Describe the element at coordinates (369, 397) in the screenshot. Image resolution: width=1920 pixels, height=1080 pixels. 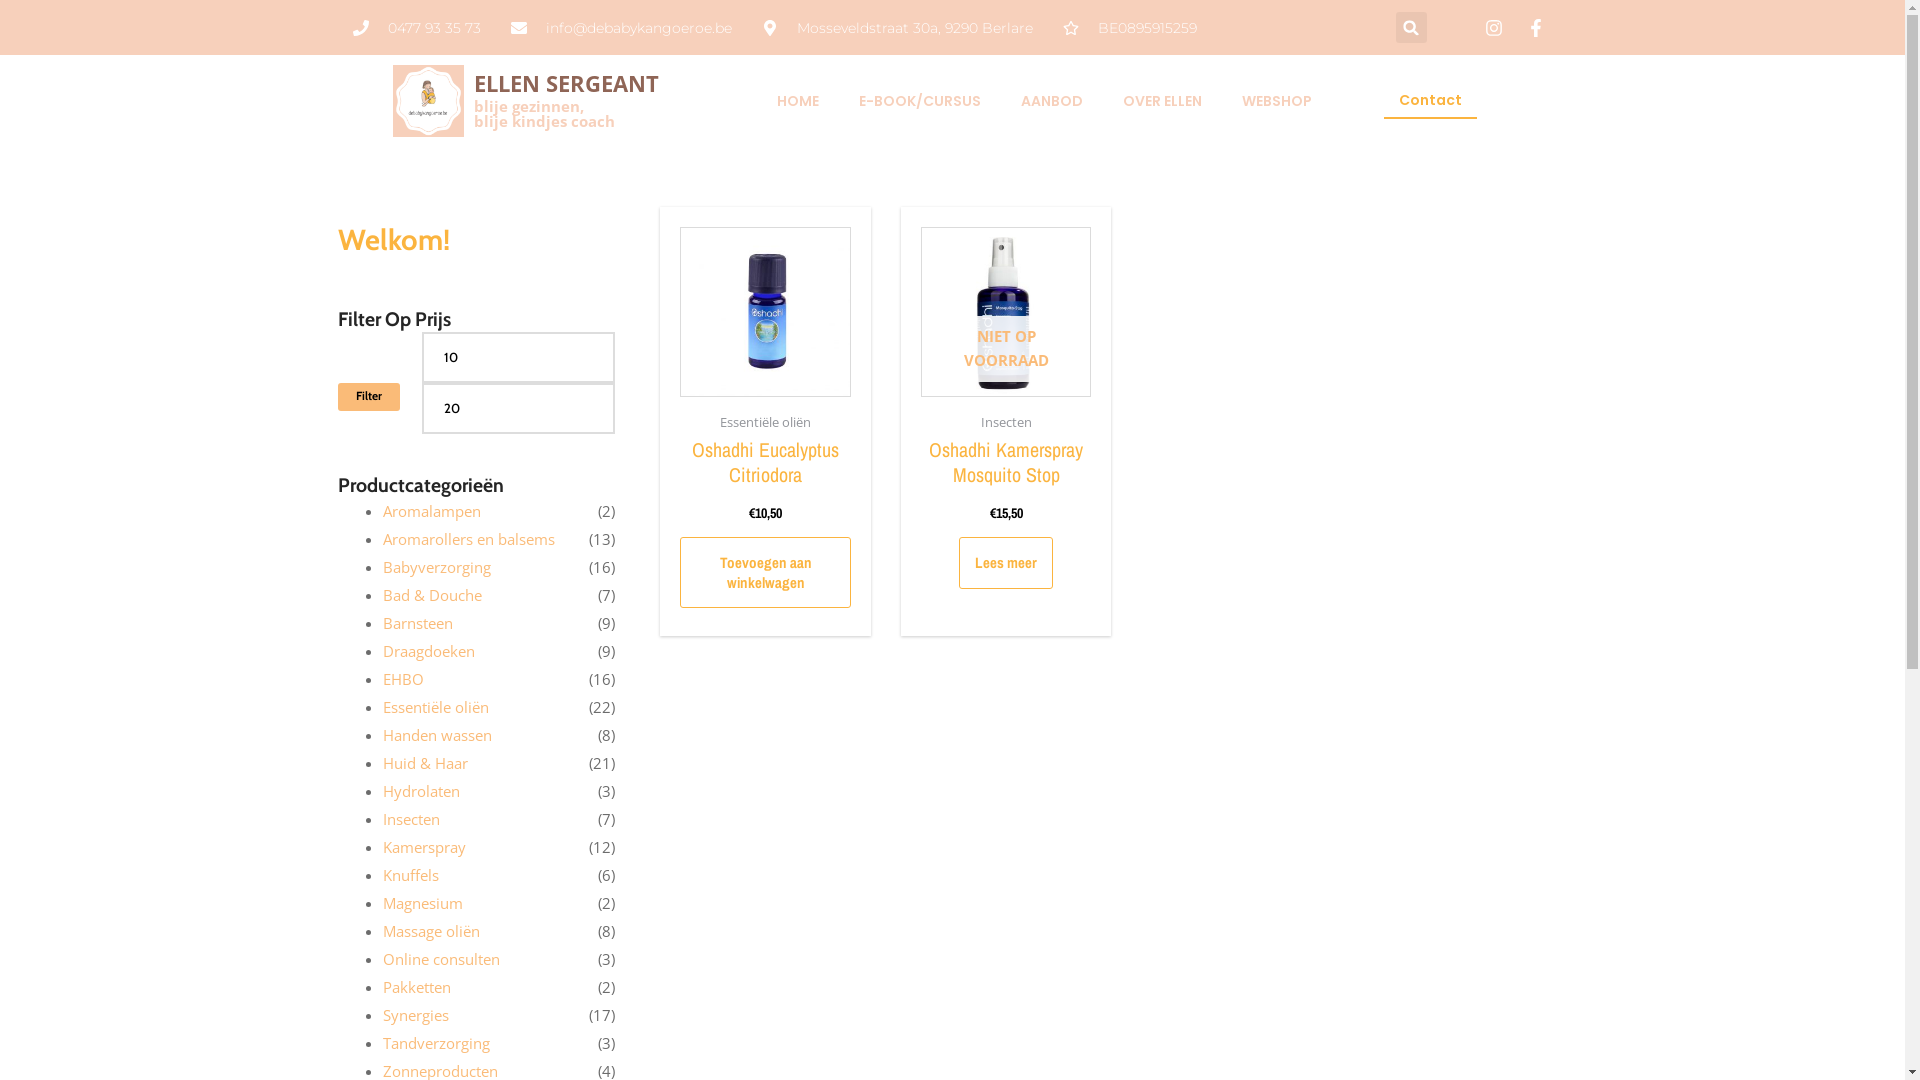
I see `'Filter'` at that location.